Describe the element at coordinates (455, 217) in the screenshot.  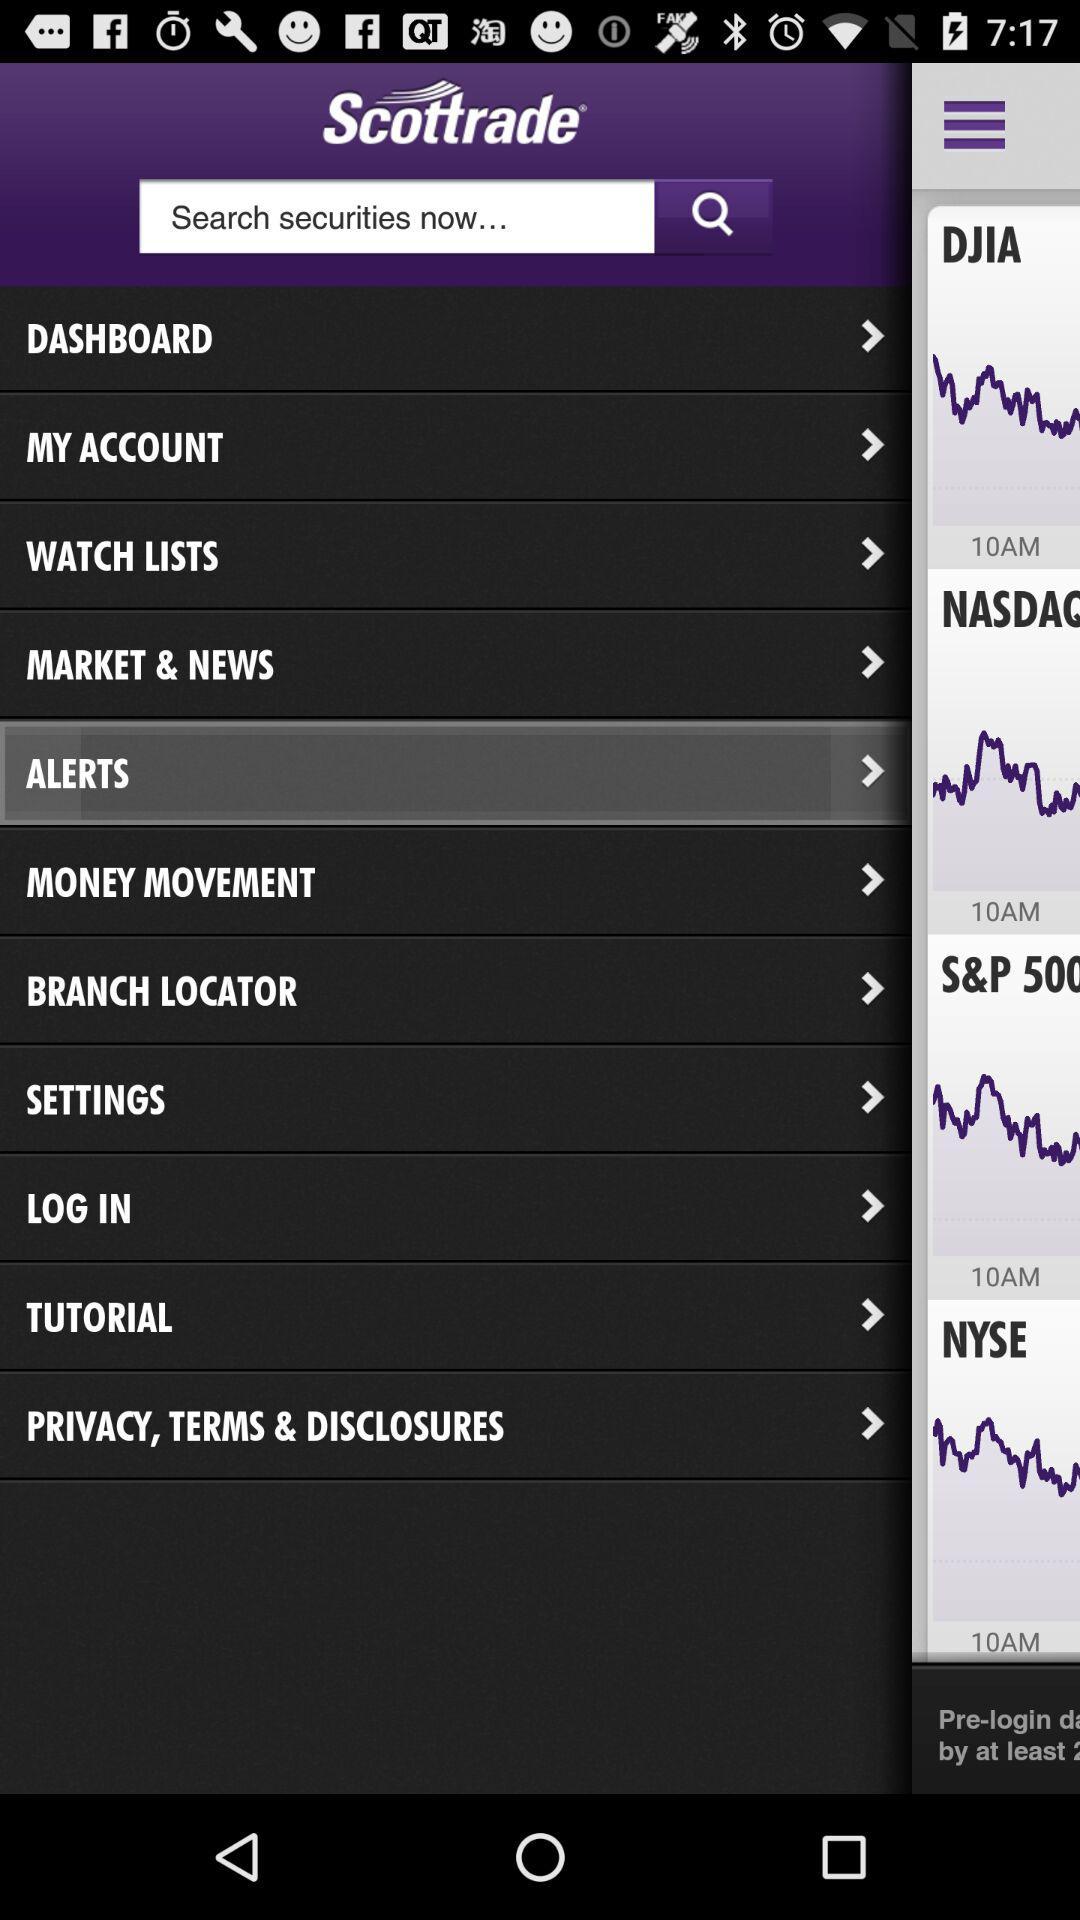
I see `the icon above the dashboard` at that location.